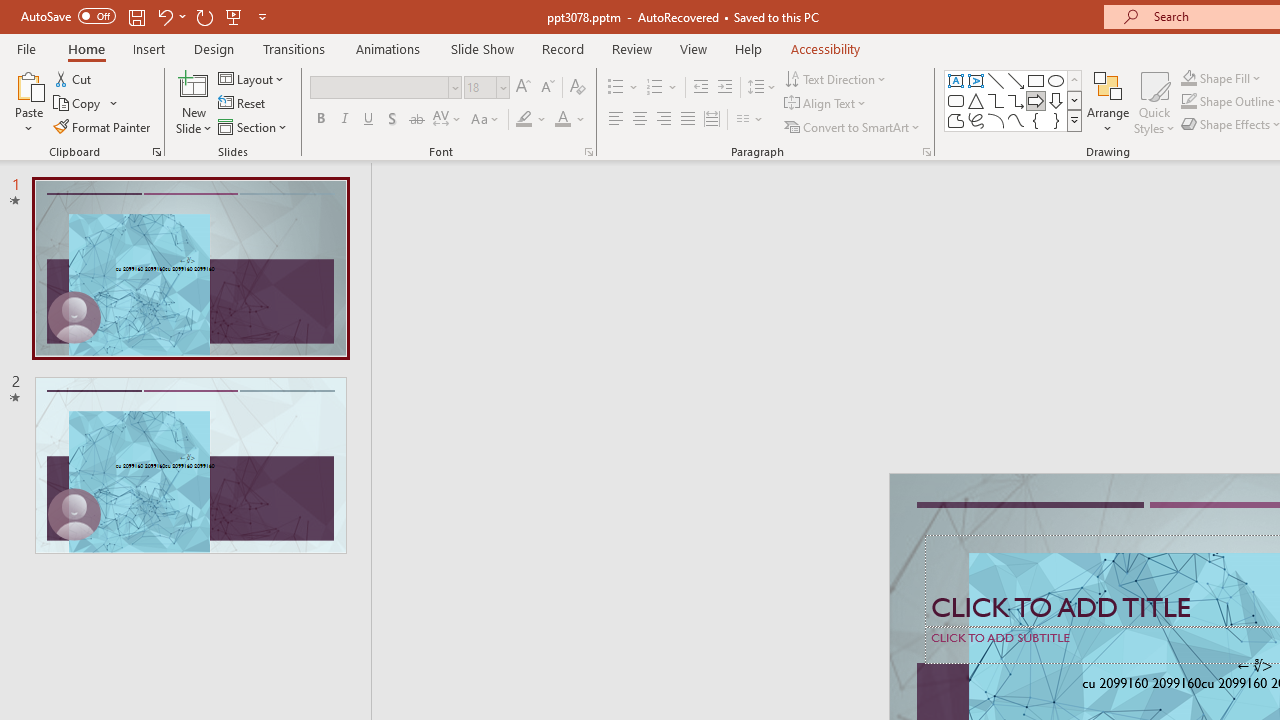  What do you see at coordinates (447, 119) in the screenshot?
I see `'Character Spacing'` at bounding box center [447, 119].